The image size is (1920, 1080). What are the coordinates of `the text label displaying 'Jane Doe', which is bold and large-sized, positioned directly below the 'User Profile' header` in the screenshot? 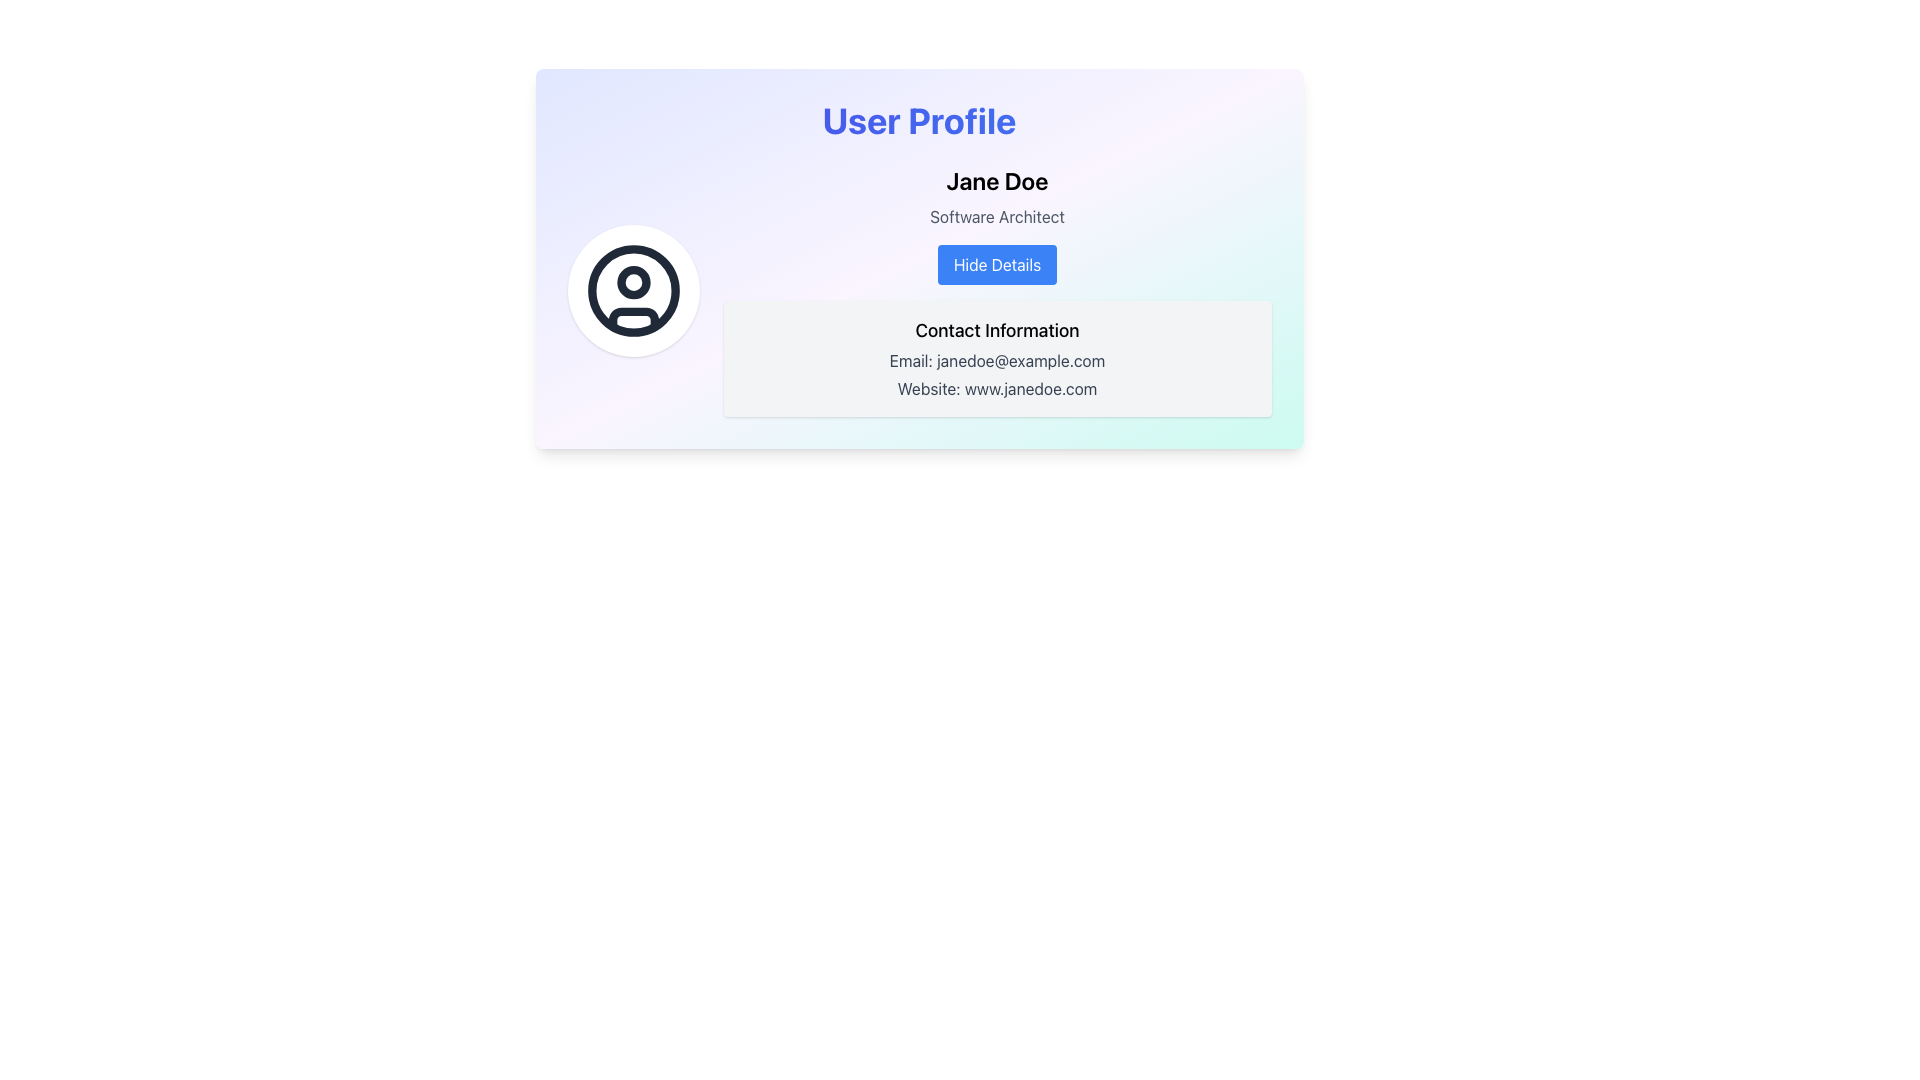 It's located at (997, 181).